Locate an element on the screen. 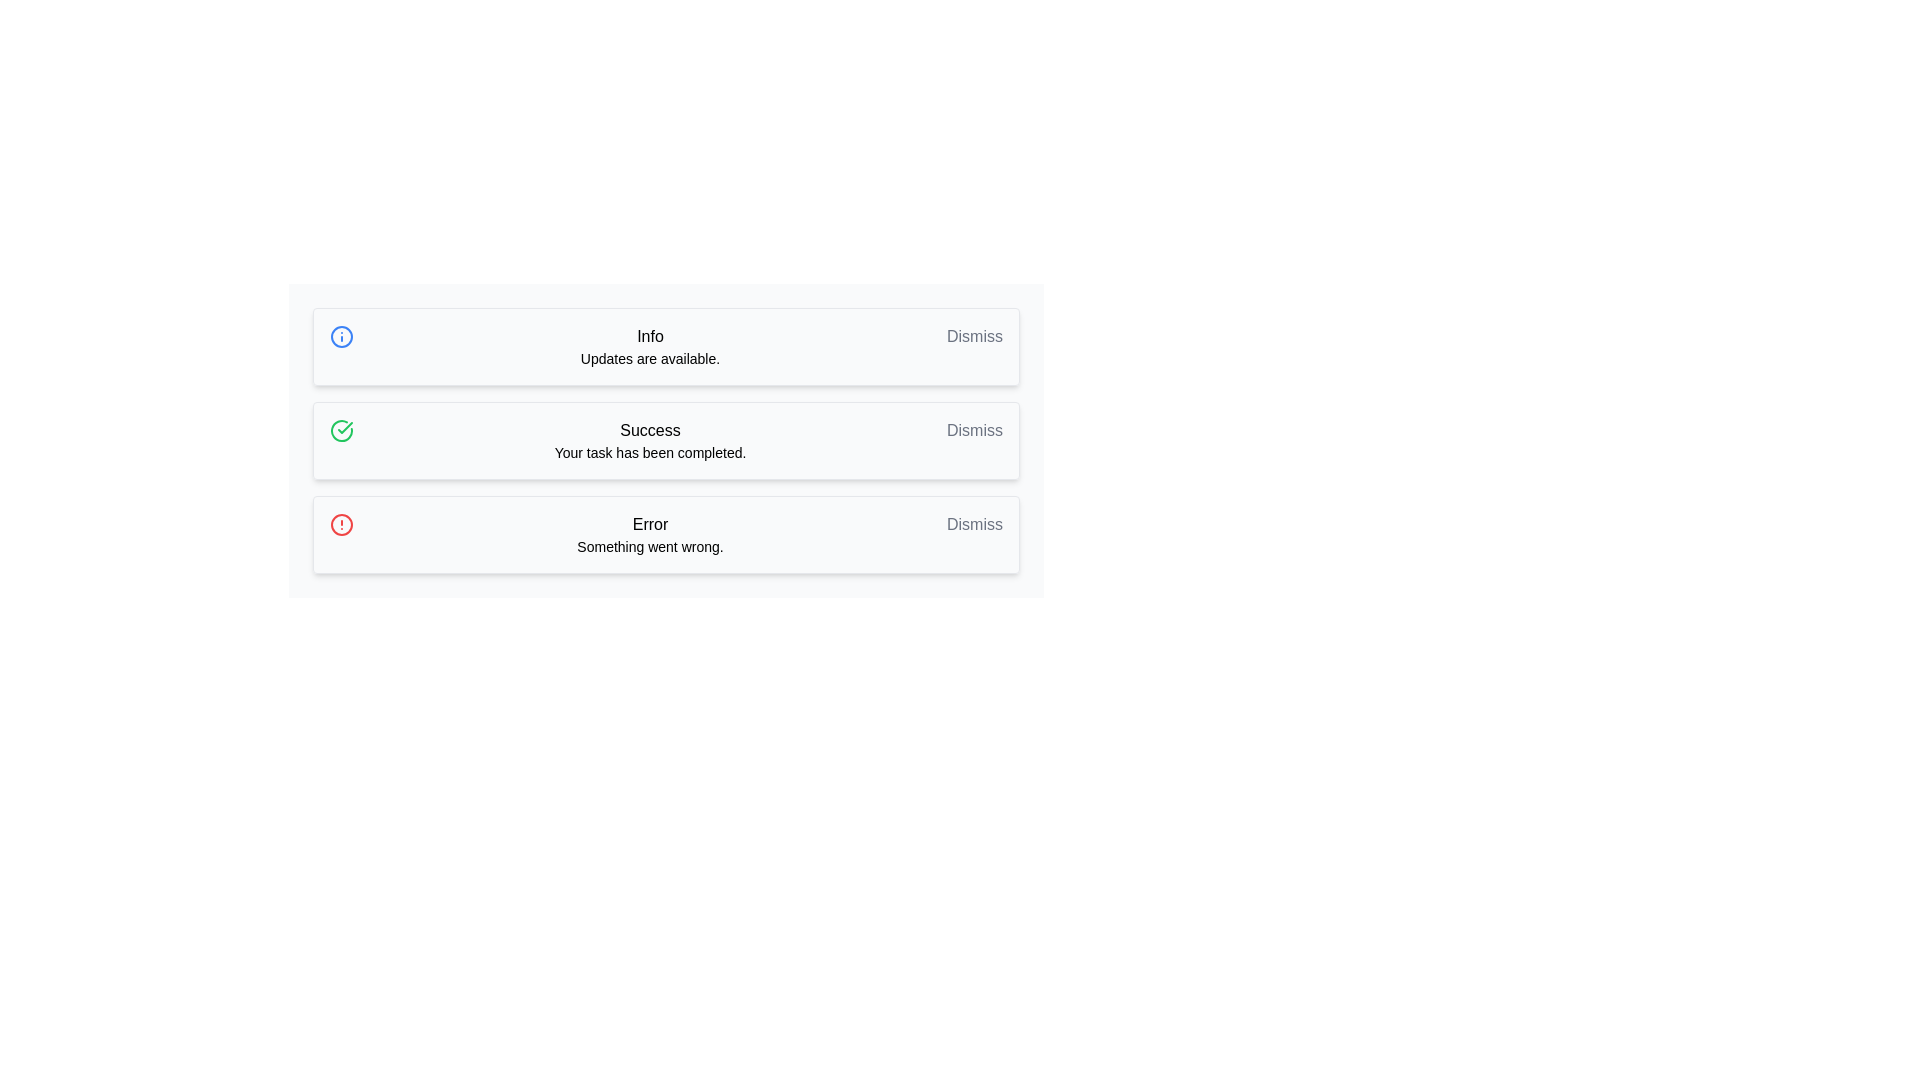 The image size is (1920, 1080). the Text Display element that shows 'Info' in bold and 'Updates are available.' in a notification box with a light blue background is located at coordinates (650, 346).